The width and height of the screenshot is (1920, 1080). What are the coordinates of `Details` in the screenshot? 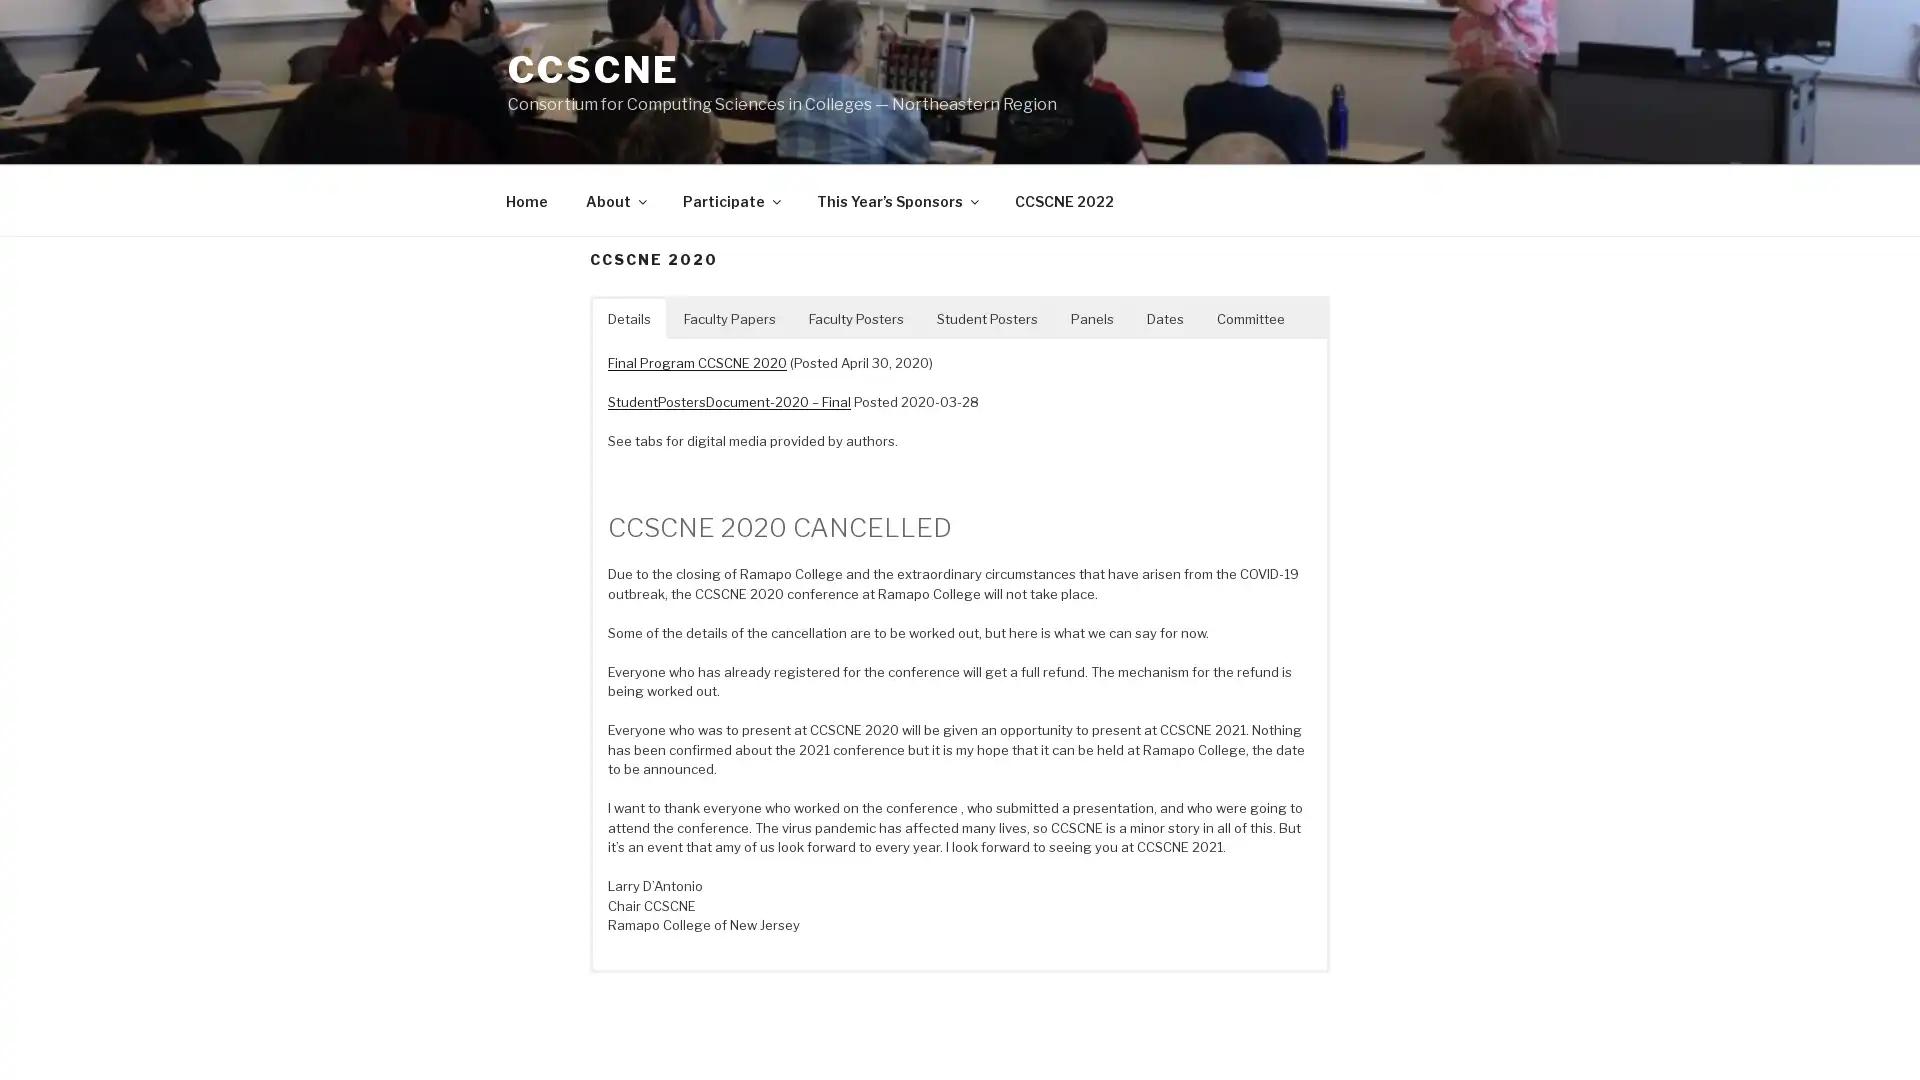 It's located at (628, 316).